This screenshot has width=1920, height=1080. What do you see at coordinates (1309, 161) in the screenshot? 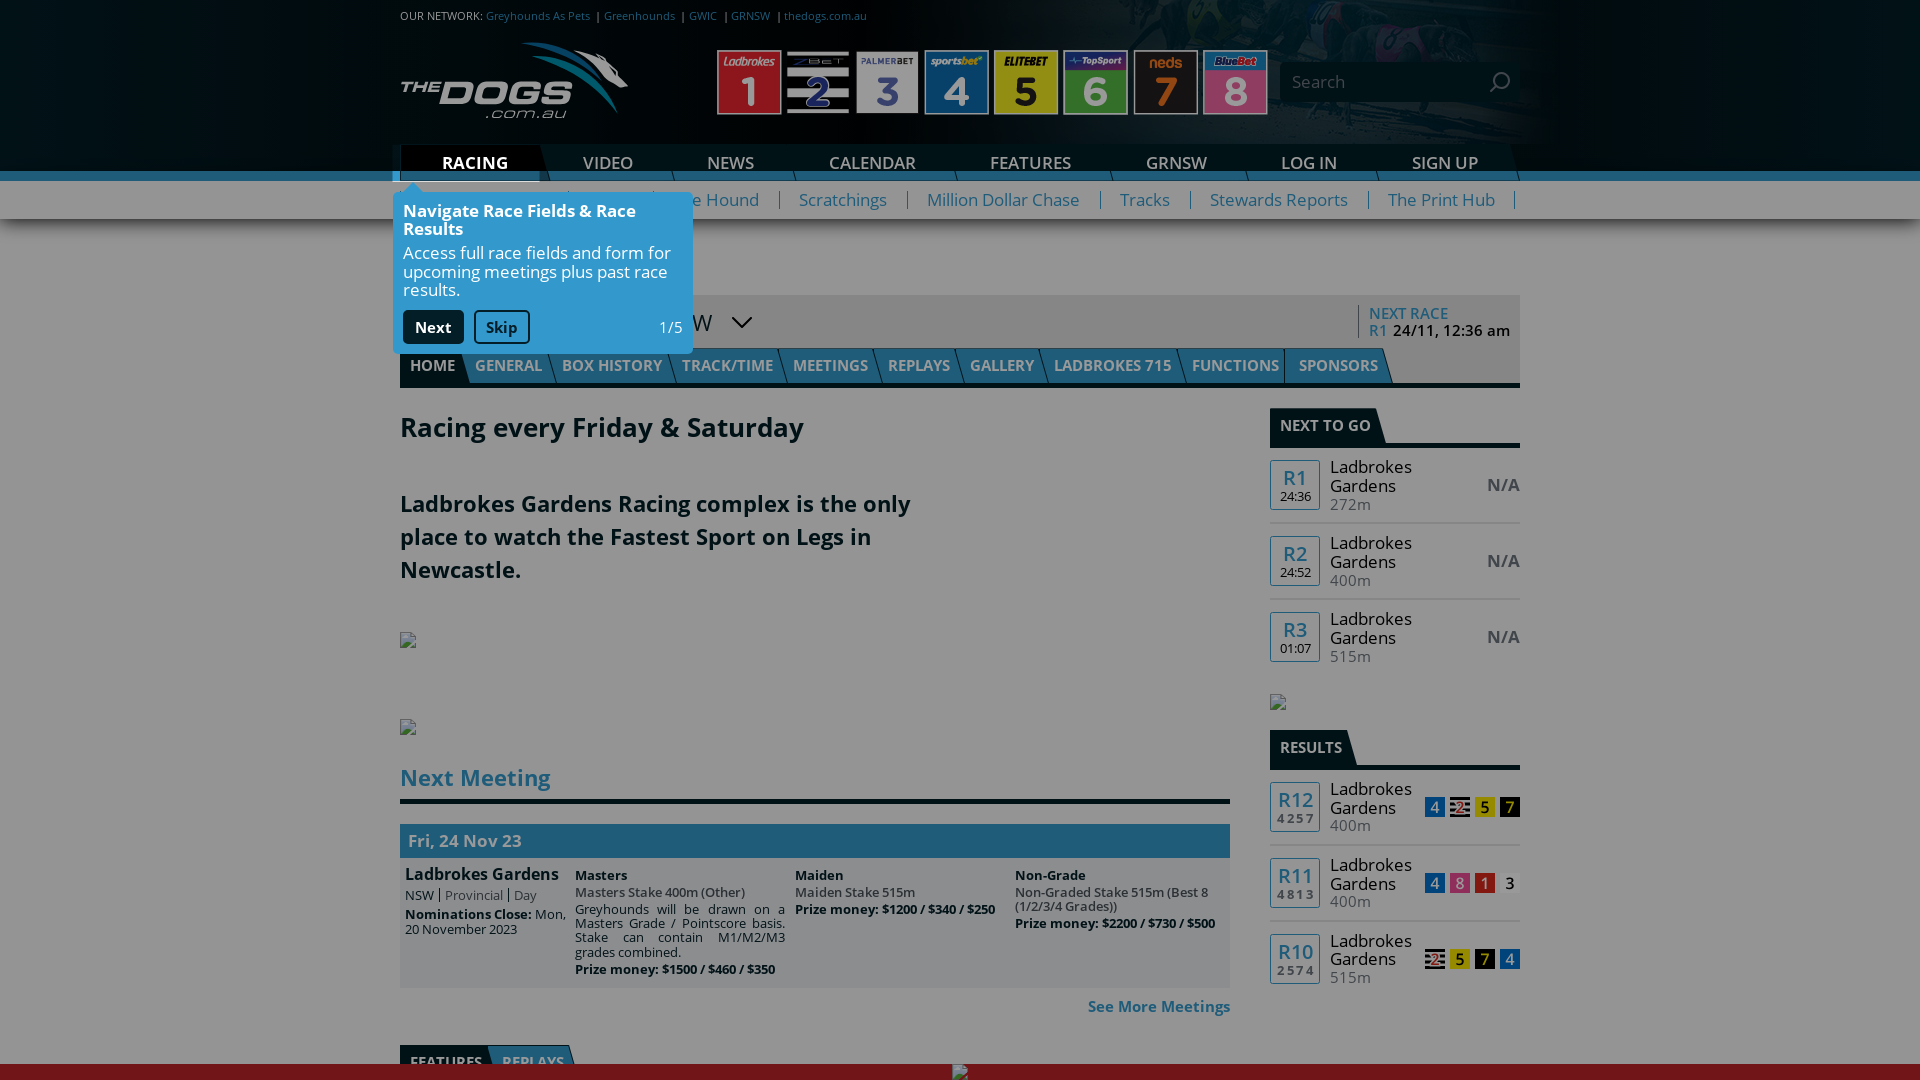
I see `'LOG IN'` at bounding box center [1309, 161].